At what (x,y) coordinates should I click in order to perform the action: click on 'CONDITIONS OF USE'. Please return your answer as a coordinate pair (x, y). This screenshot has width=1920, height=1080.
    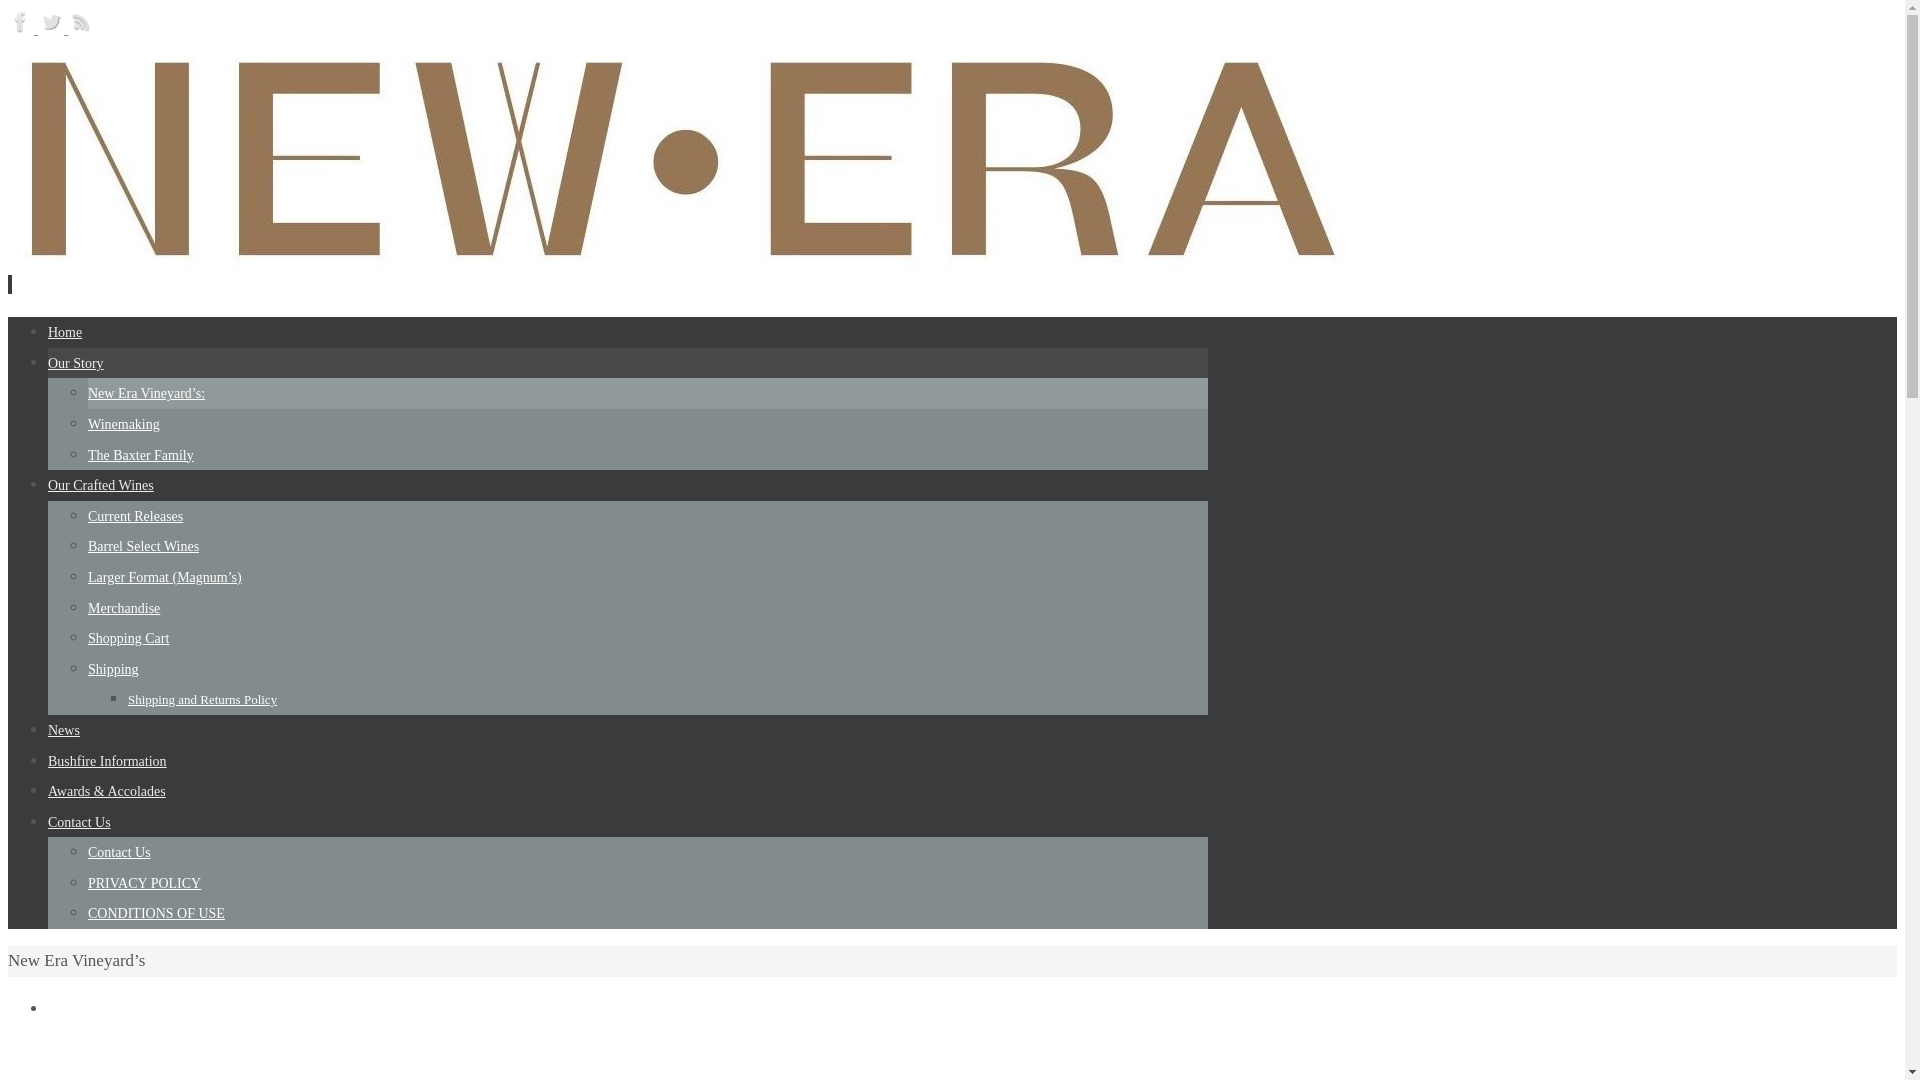
    Looking at the image, I should click on (155, 913).